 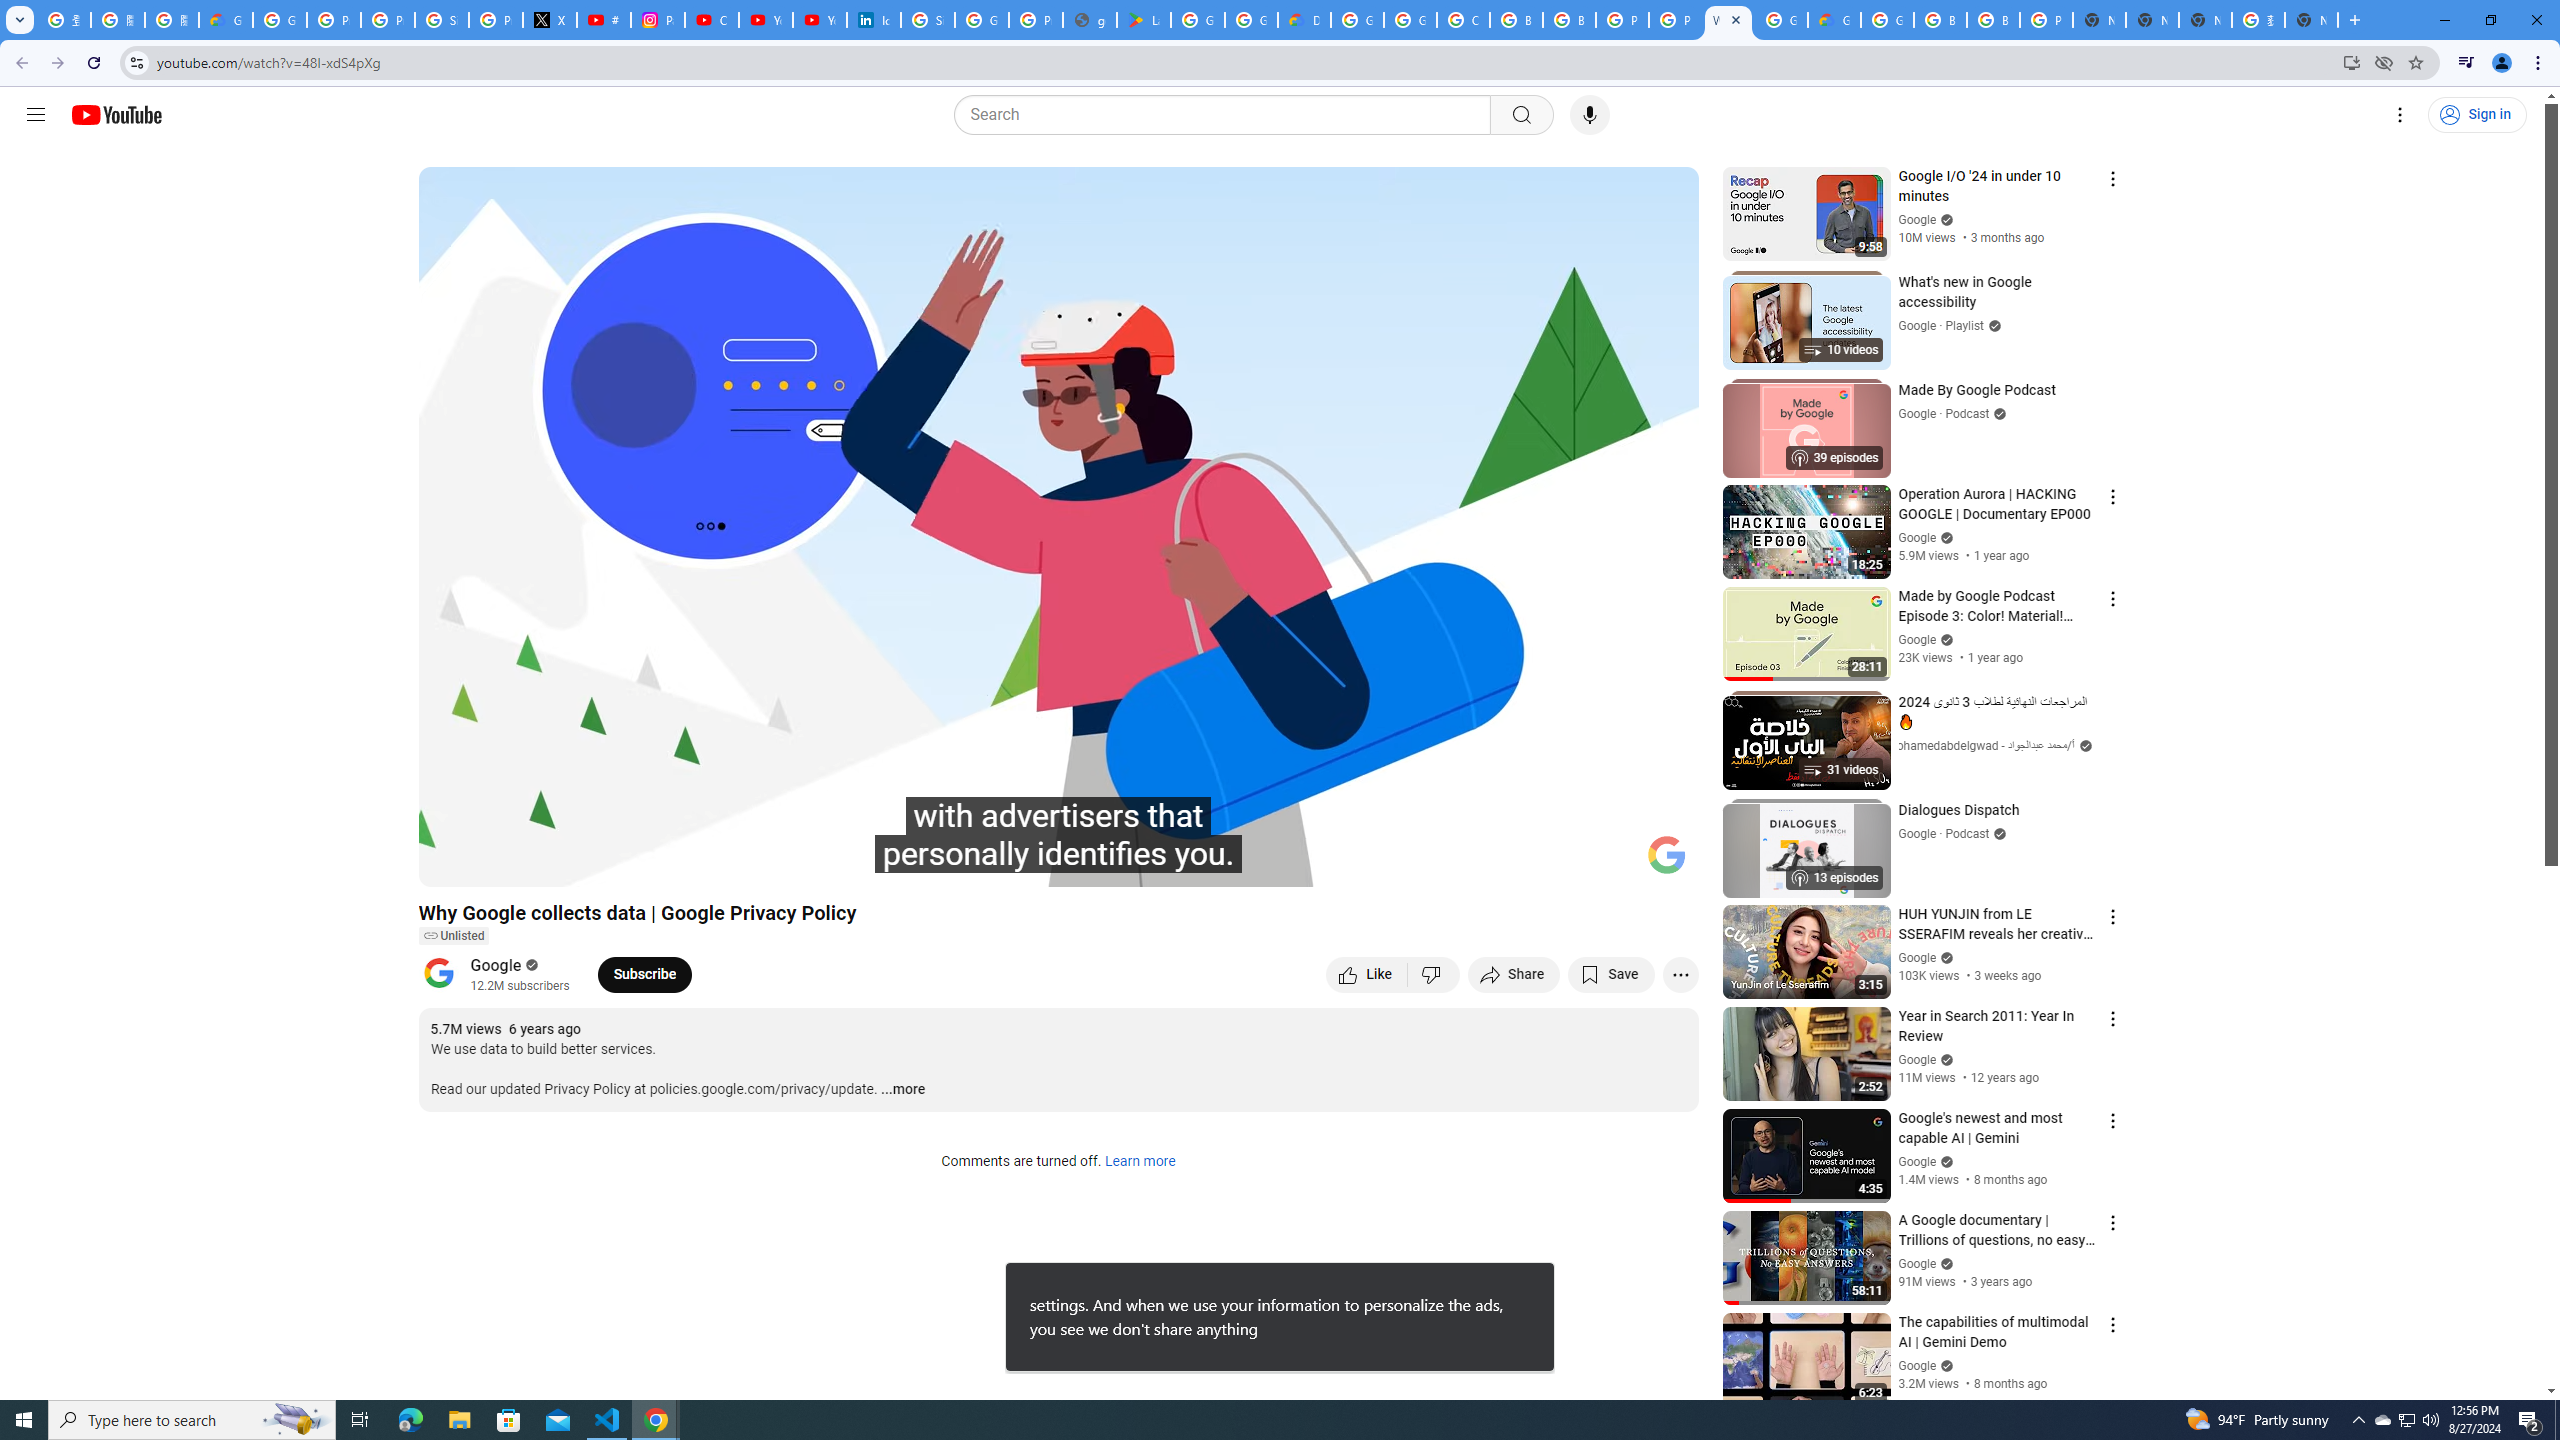 I want to click on '...more', so click(x=901, y=1089).